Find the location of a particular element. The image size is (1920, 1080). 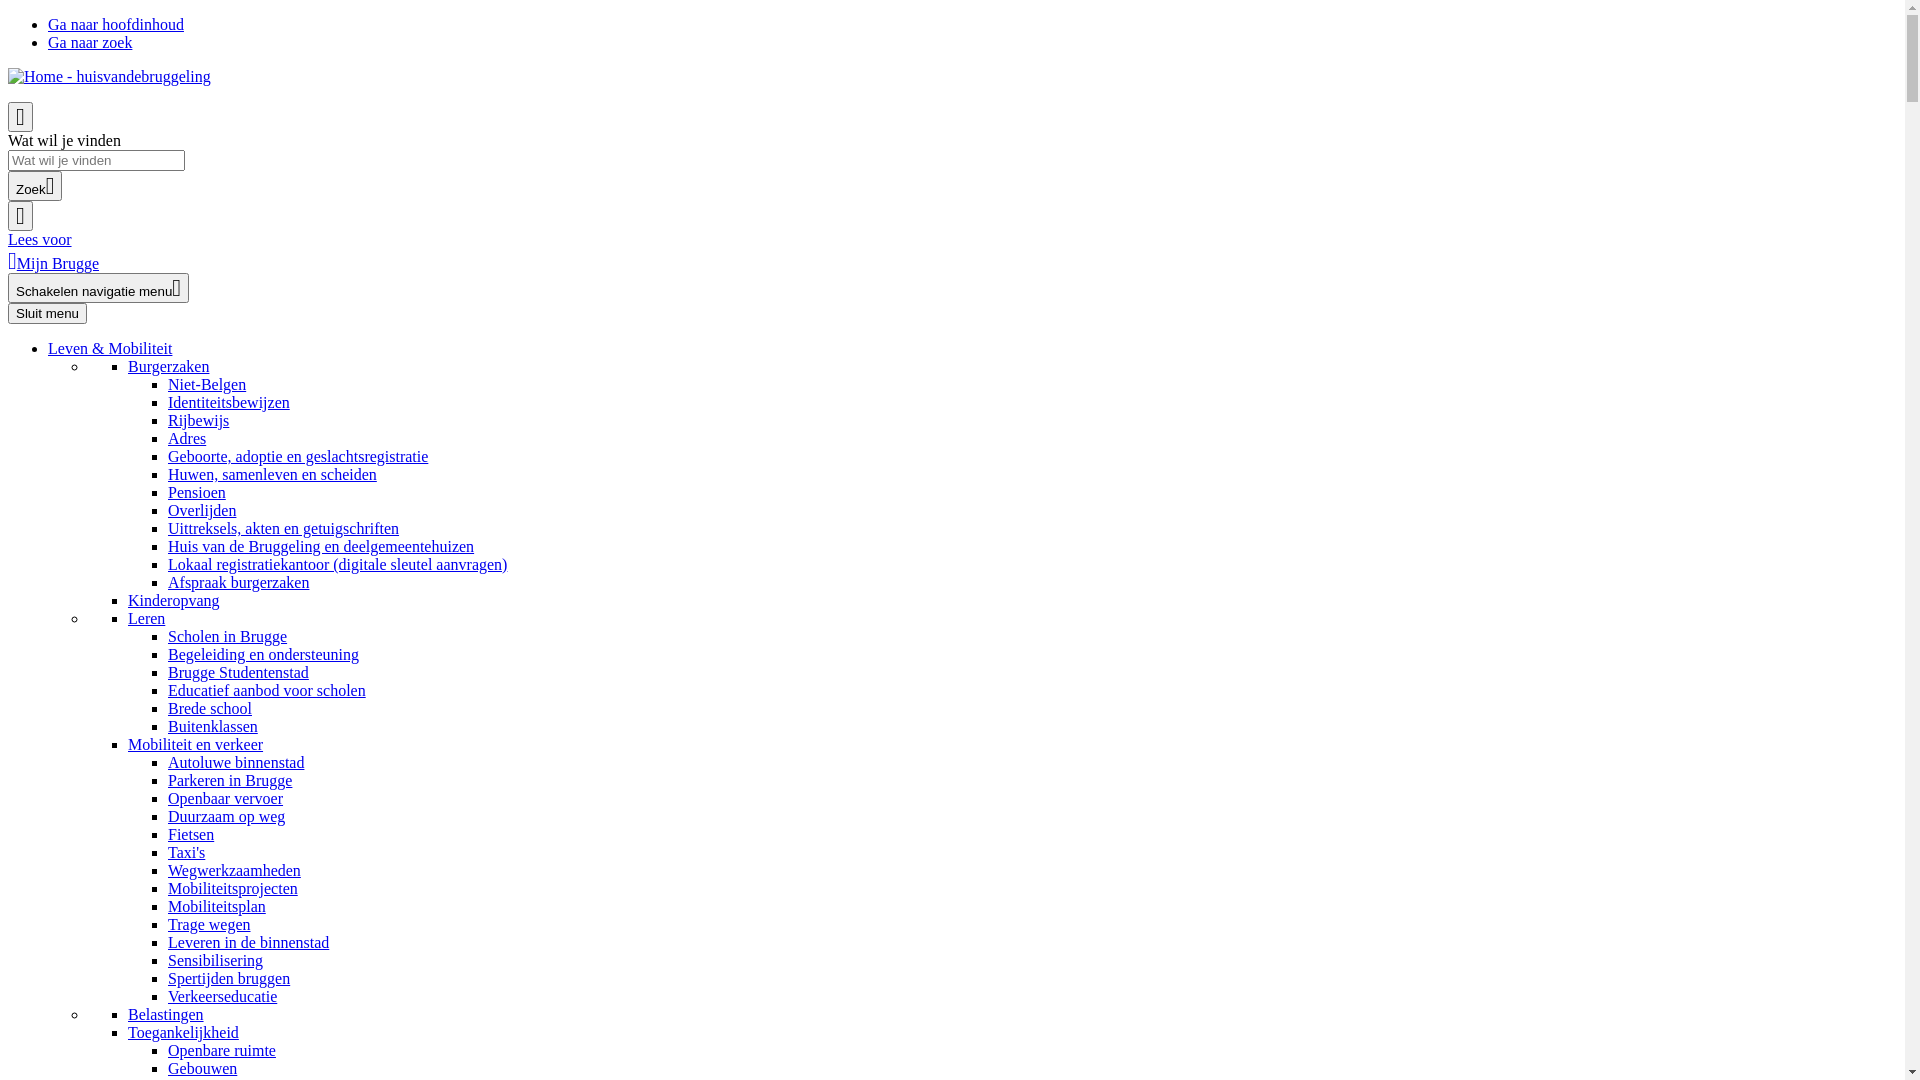

'Uittreksels, akten en getuigschriften' is located at coordinates (282, 527).